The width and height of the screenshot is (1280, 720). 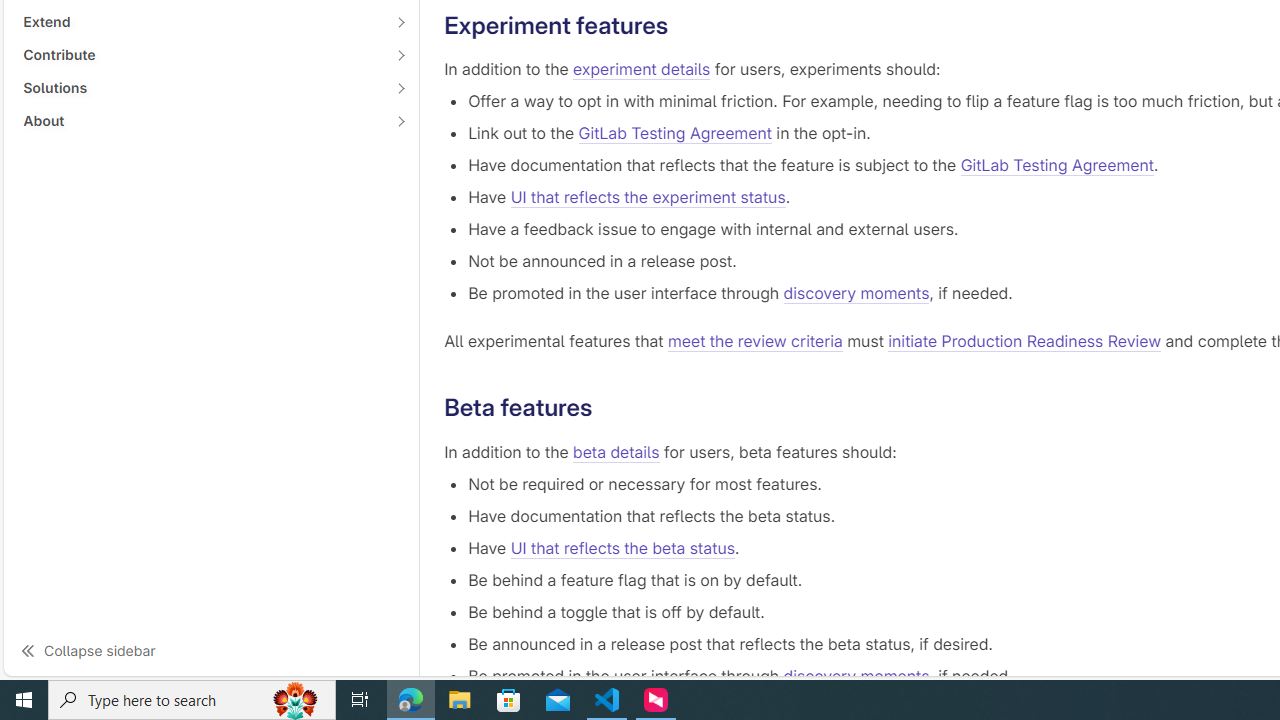 What do you see at coordinates (754, 341) in the screenshot?
I see `'meet the review criteria'` at bounding box center [754, 341].